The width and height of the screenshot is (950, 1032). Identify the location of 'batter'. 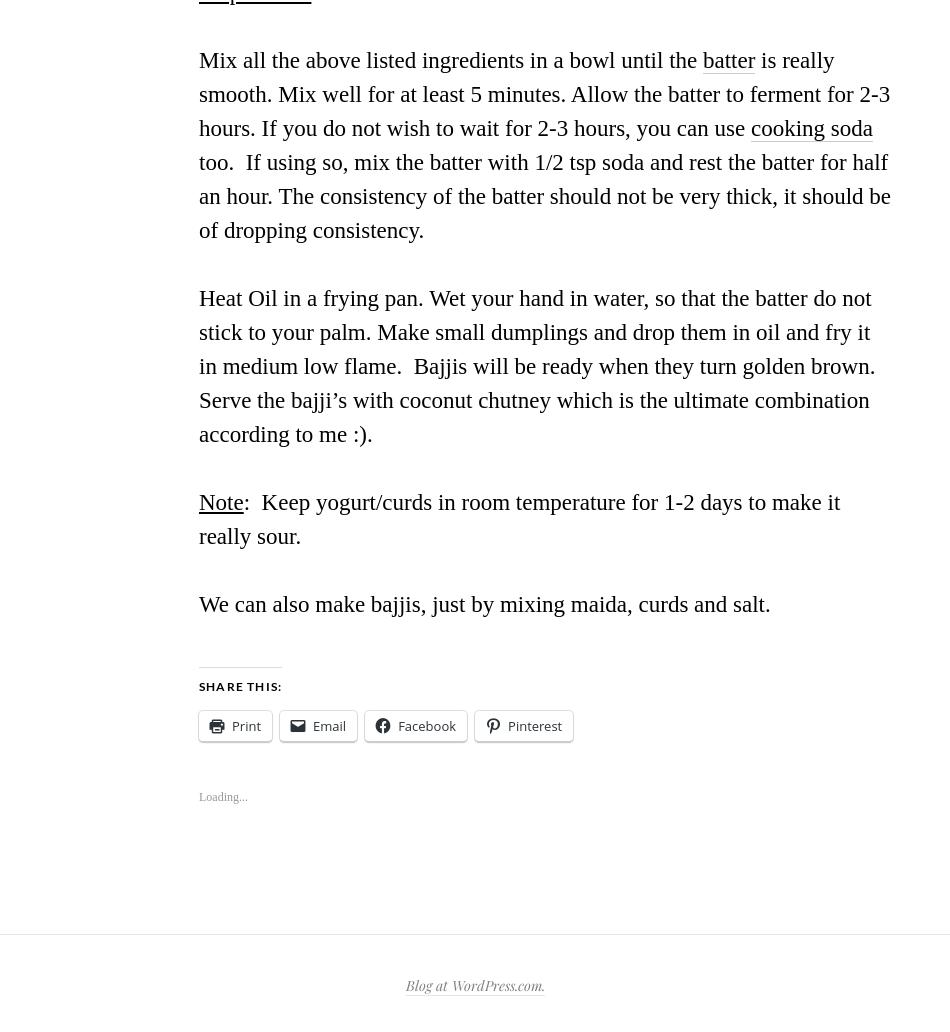
(728, 60).